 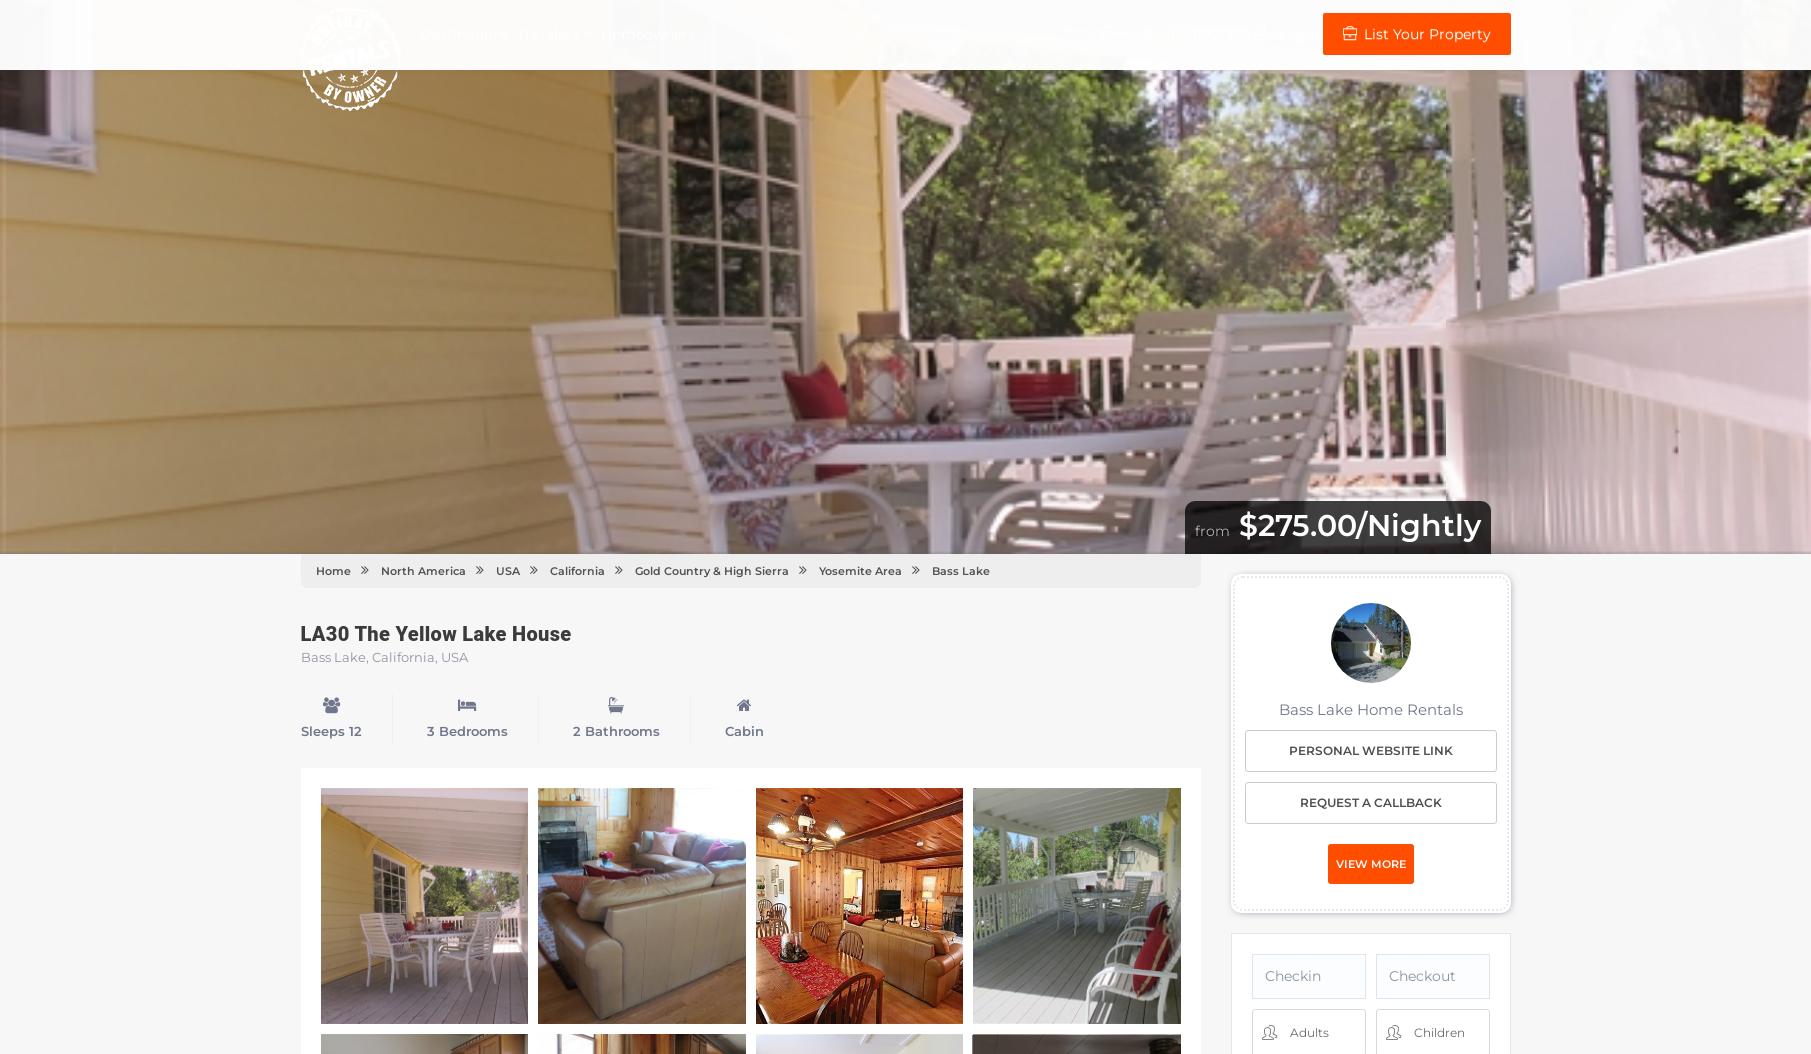 What do you see at coordinates (615, 729) in the screenshot?
I see `'2 Bathrooms'` at bounding box center [615, 729].